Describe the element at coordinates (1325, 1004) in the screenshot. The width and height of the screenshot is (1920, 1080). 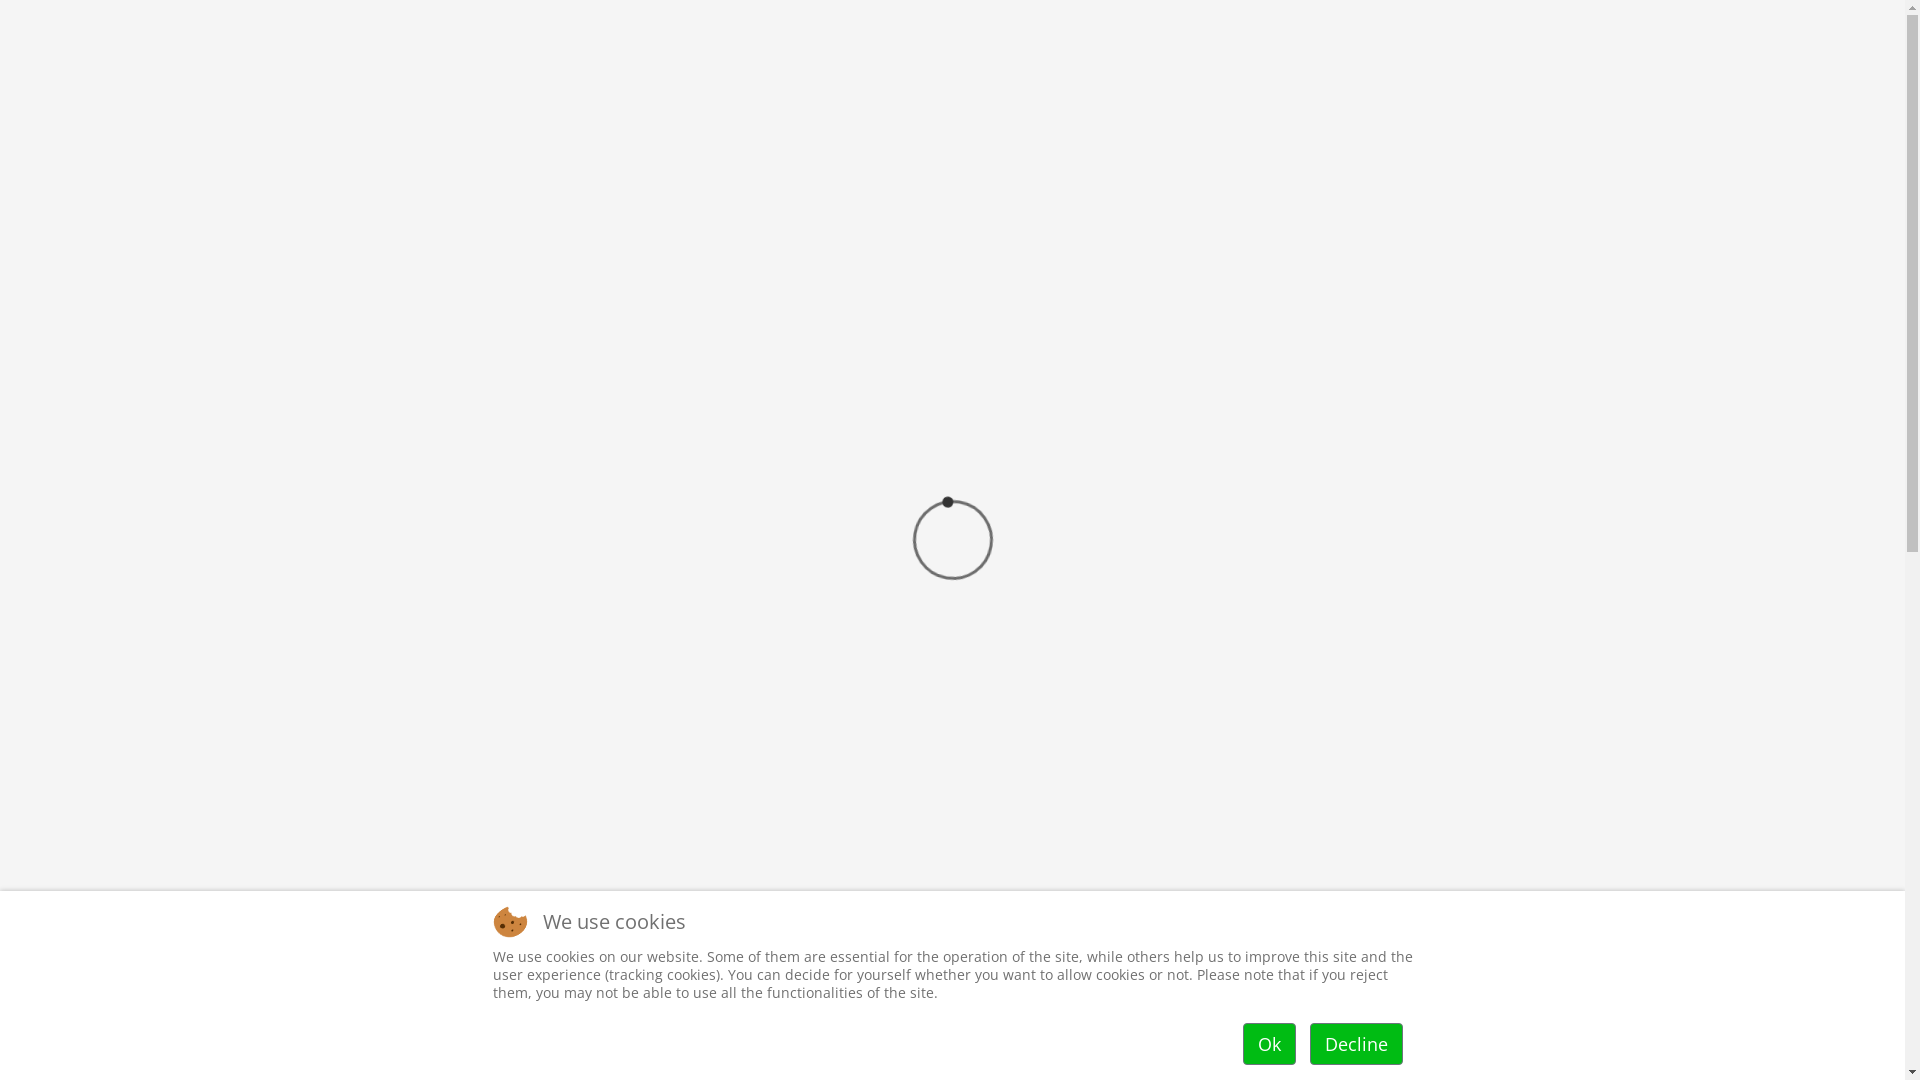
I see `'director@college-ripo.by'` at that location.